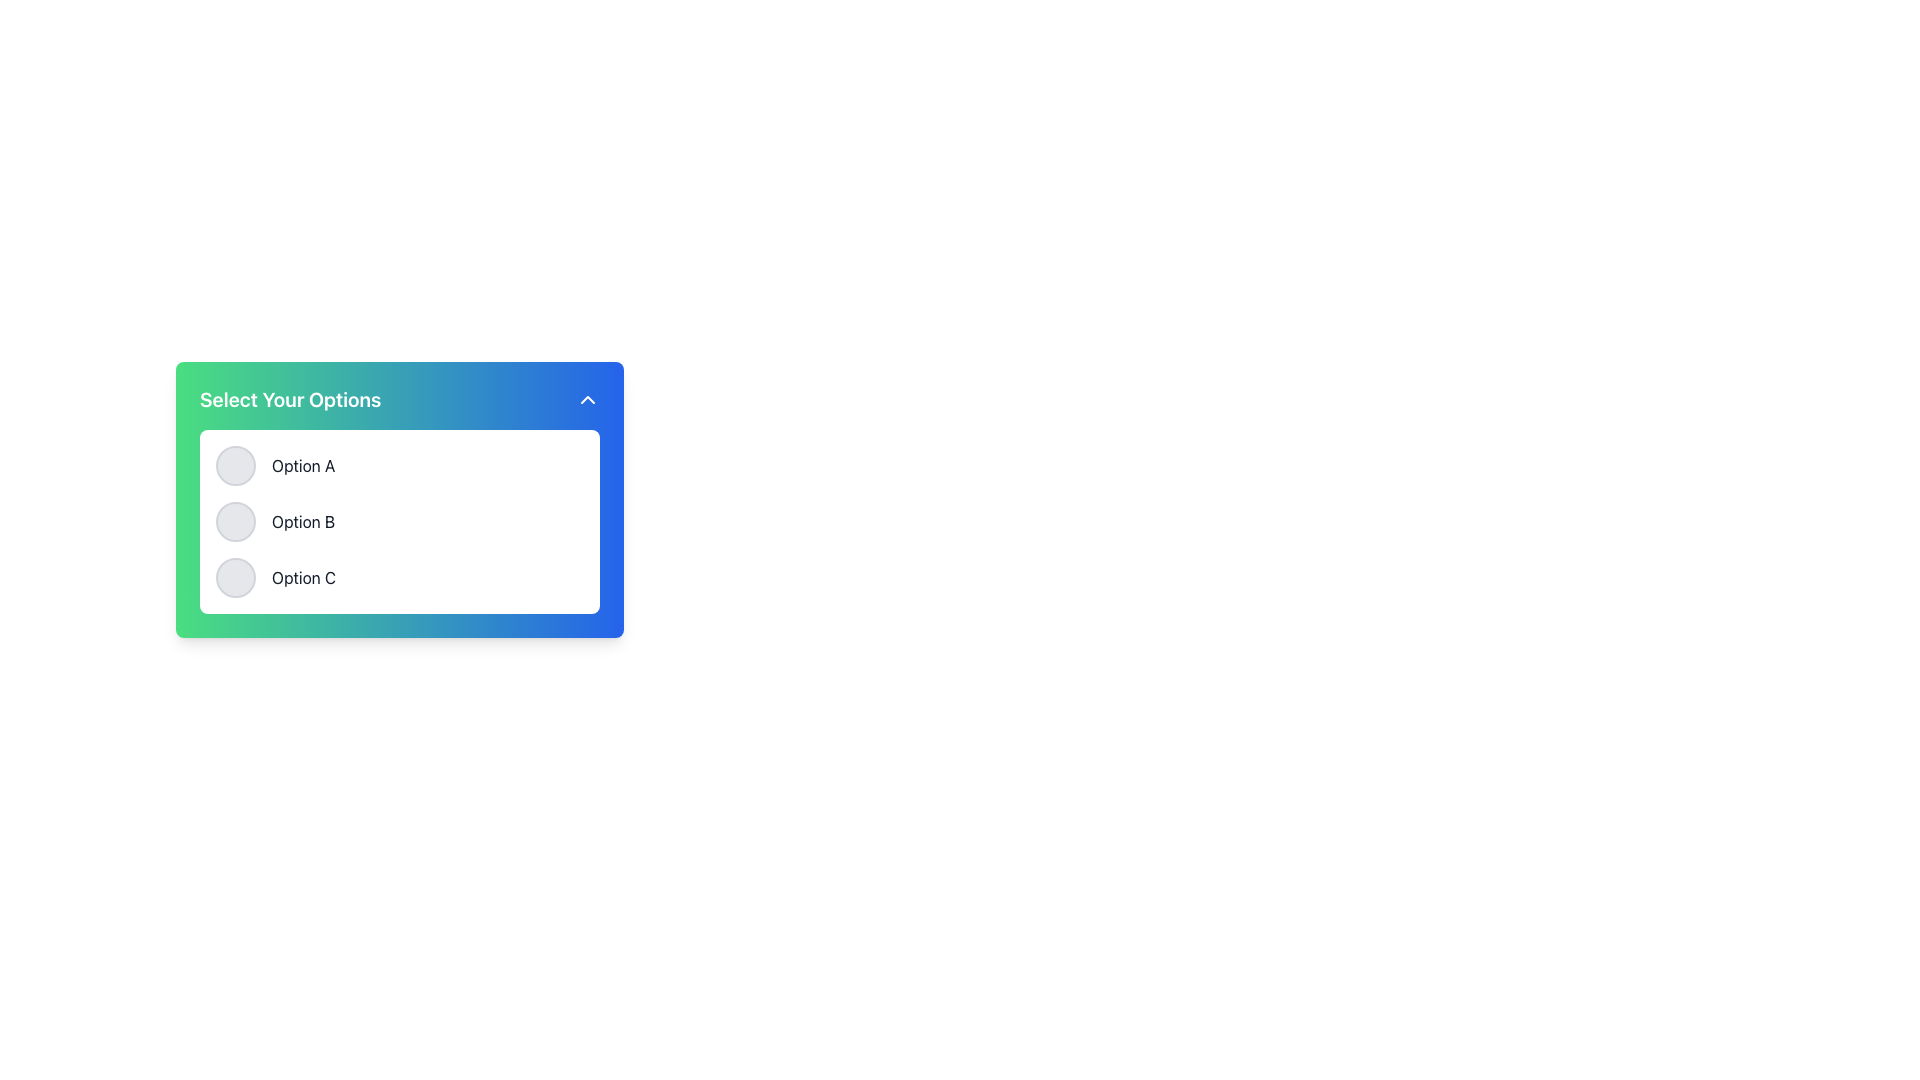 This screenshot has width=1920, height=1080. I want to click on the button in the option selector labeled 'Option B' located in the second row of the 'Select Your Options' group, so click(399, 520).